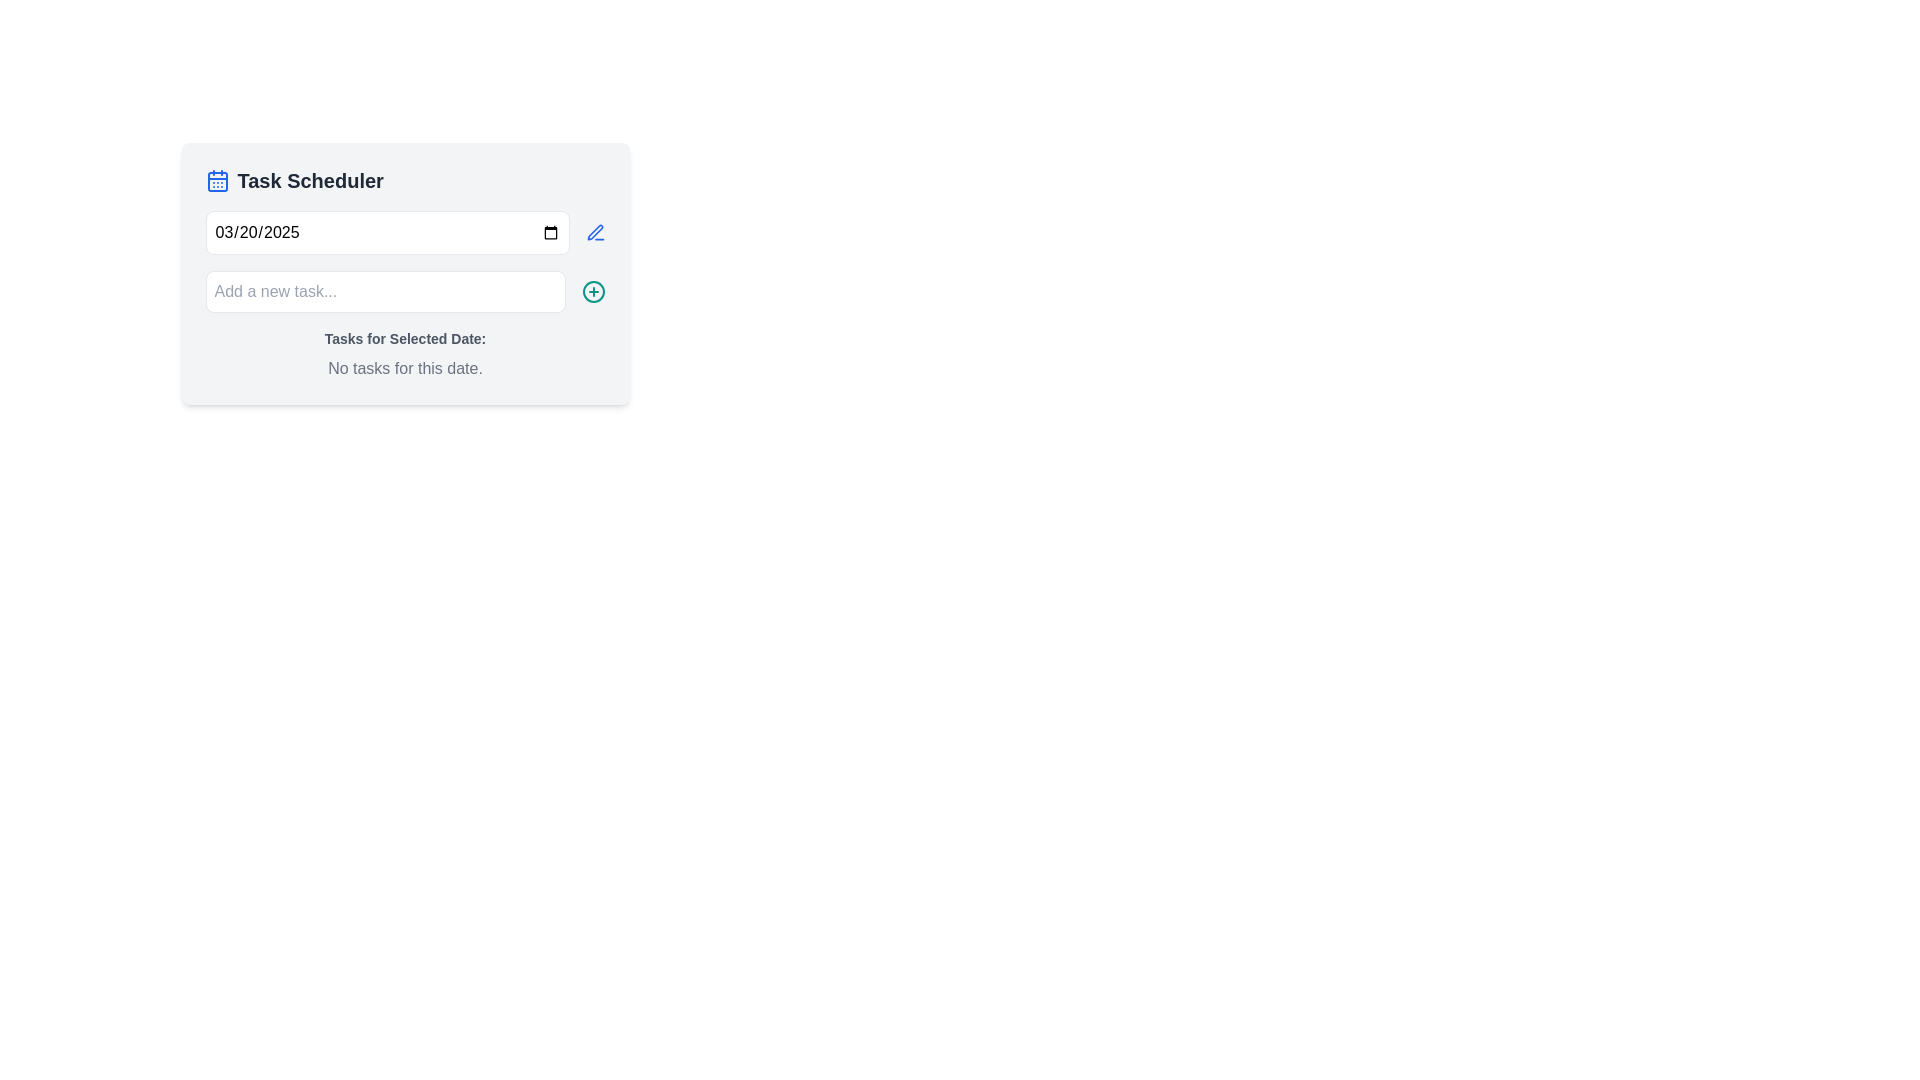 Image resolution: width=1920 pixels, height=1080 pixels. What do you see at coordinates (404, 231) in the screenshot?
I see `the date-picker input field displaying the pre-filled date '03/20/2025'` at bounding box center [404, 231].